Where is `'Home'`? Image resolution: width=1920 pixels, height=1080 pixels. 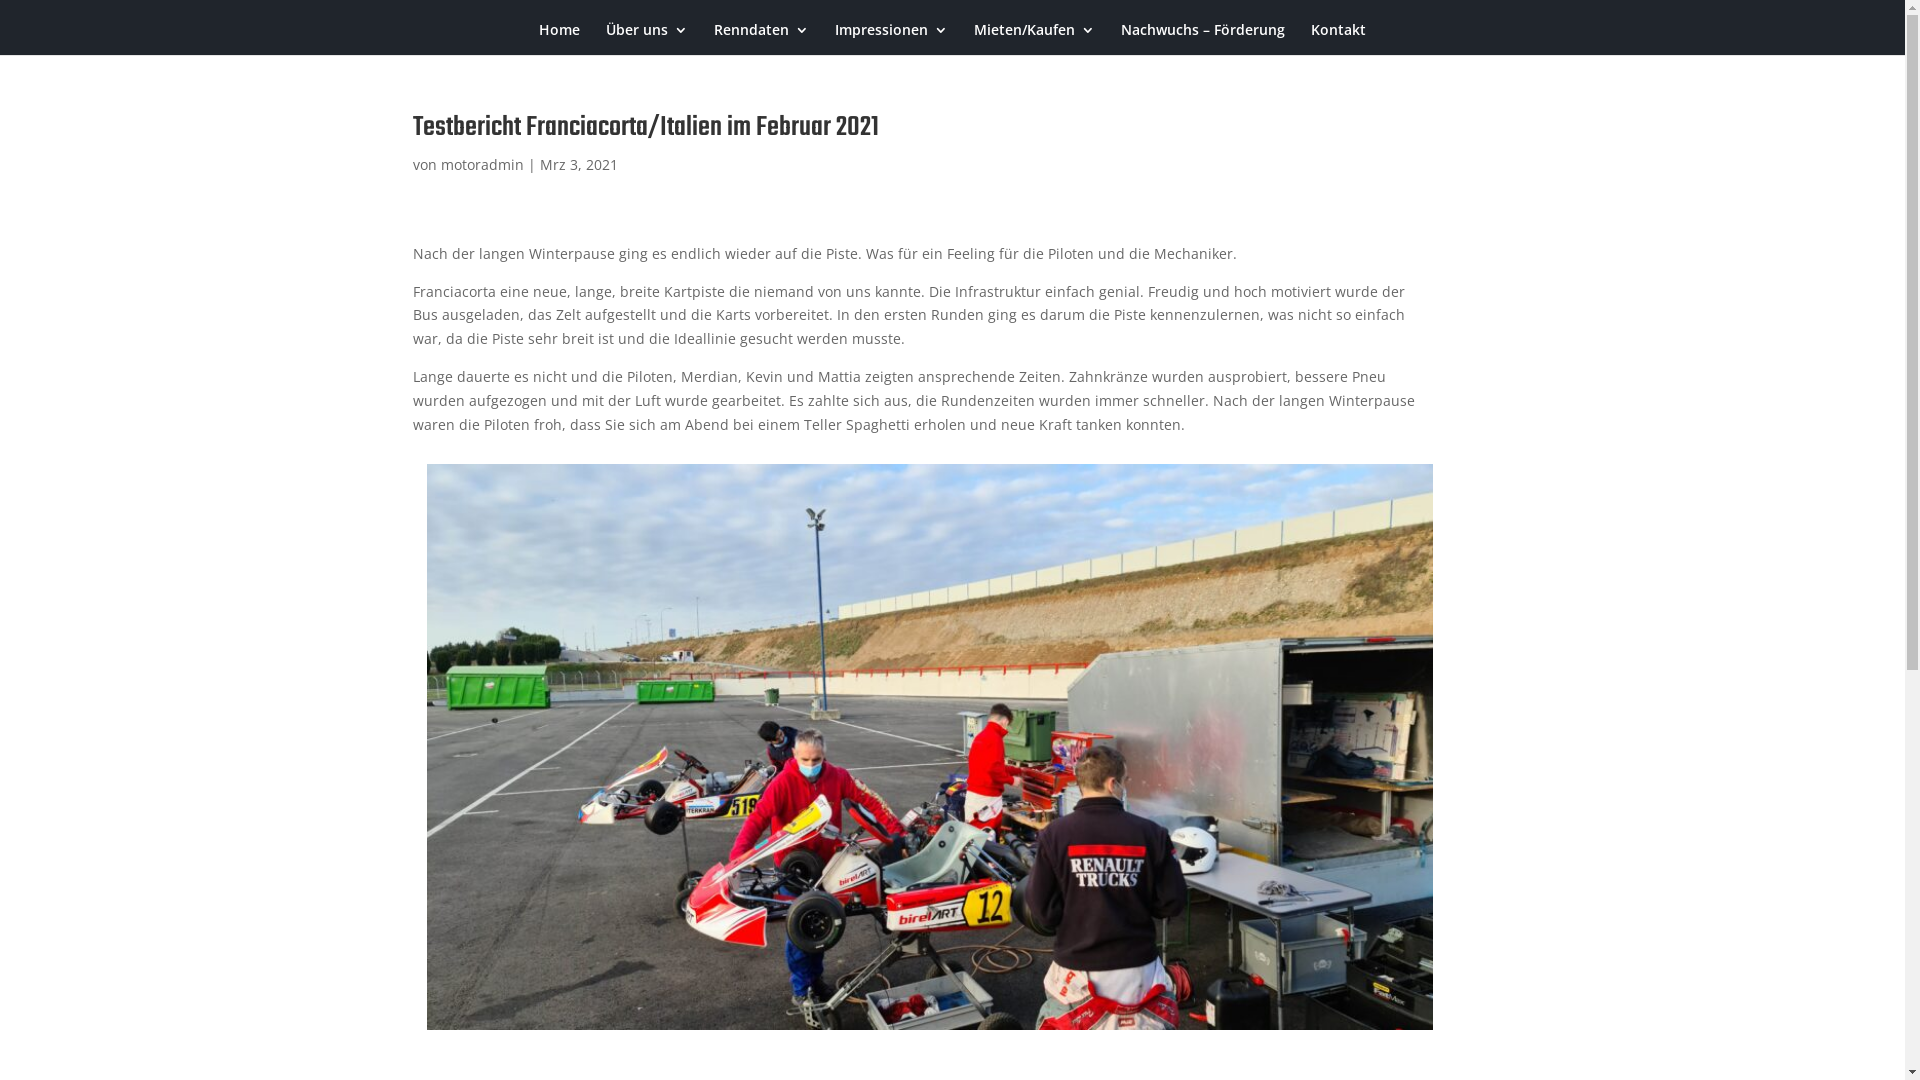
'Home' is located at coordinates (559, 38).